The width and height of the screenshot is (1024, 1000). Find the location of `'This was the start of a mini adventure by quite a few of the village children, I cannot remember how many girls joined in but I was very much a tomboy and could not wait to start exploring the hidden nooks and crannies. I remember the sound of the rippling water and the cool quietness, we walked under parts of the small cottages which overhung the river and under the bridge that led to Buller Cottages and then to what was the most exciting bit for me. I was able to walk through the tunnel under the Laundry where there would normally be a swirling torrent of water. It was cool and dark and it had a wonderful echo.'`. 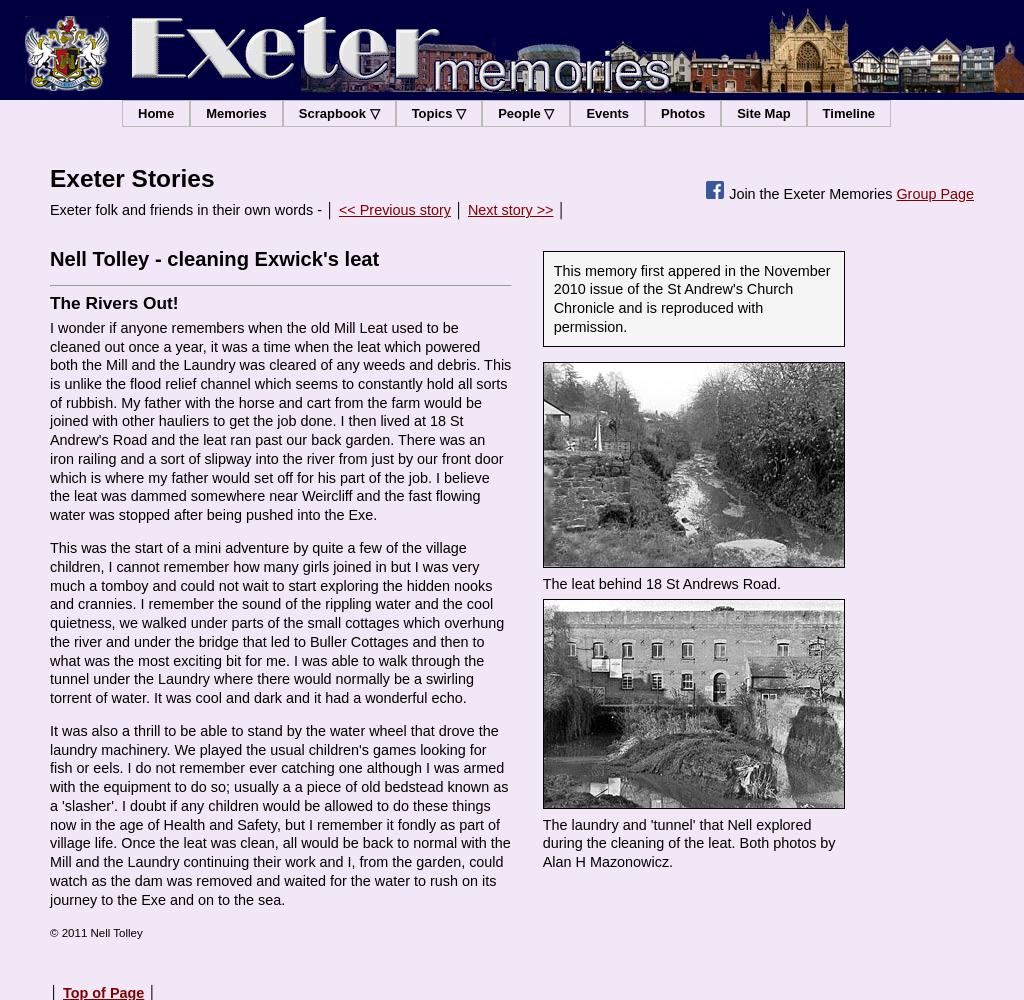

'This was the start of a mini adventure by quite a few of the village children, I cannot remember how many girls joined in but I was very much a tomboy and could not wait to start exploring the hidden nooks and crannies. I remember the sound of the rippling water and the cool quietness, we walked under parts of the small cottages which overhung the river and under the bridge that led to Buller Cottages and then to what was the most exciting bit for me. I was able to walk through the tunnel under the Laundry where there would normally be a swirling torrent of water. It was cool and dark and it had a wonderful echo.' is located at coordinates (276, 621).